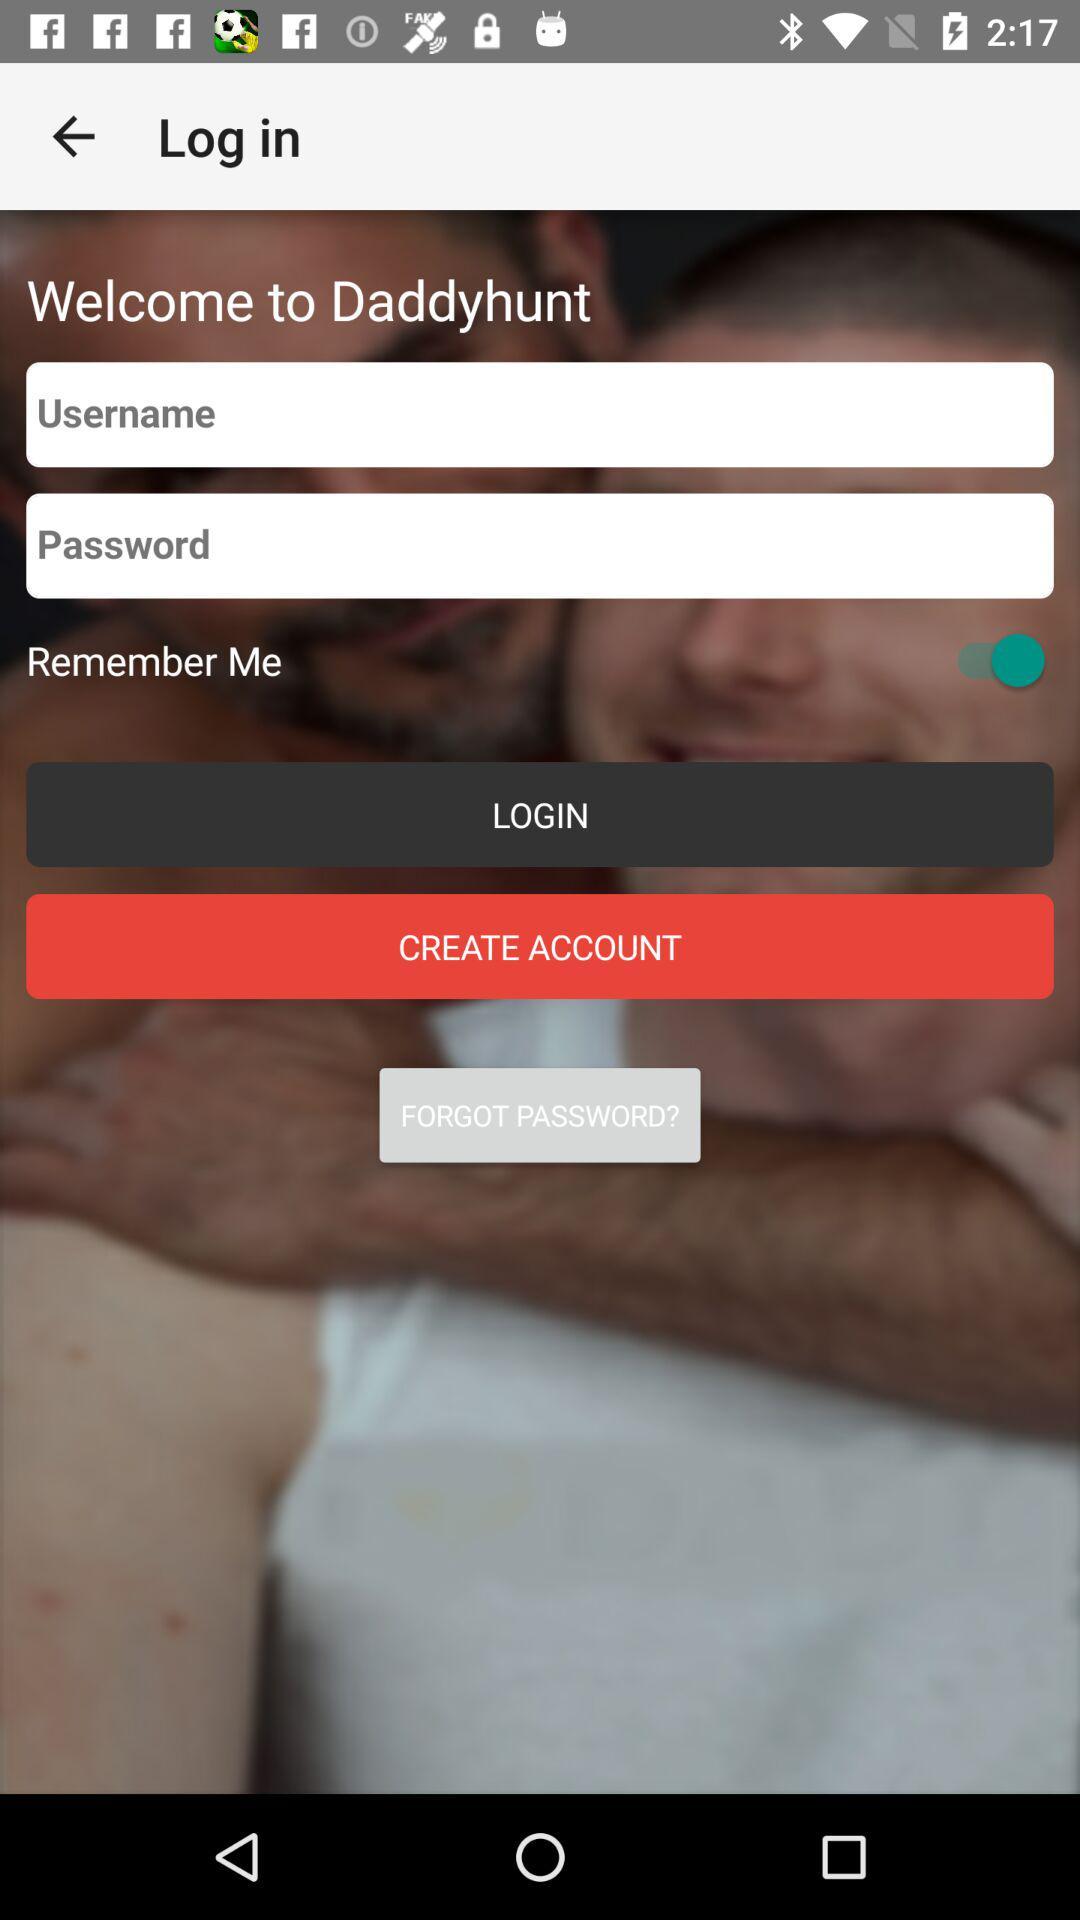 The width and height of the screenshot is (1080, 1920). I want to click on the app next to log in icon, so click(72, 135).